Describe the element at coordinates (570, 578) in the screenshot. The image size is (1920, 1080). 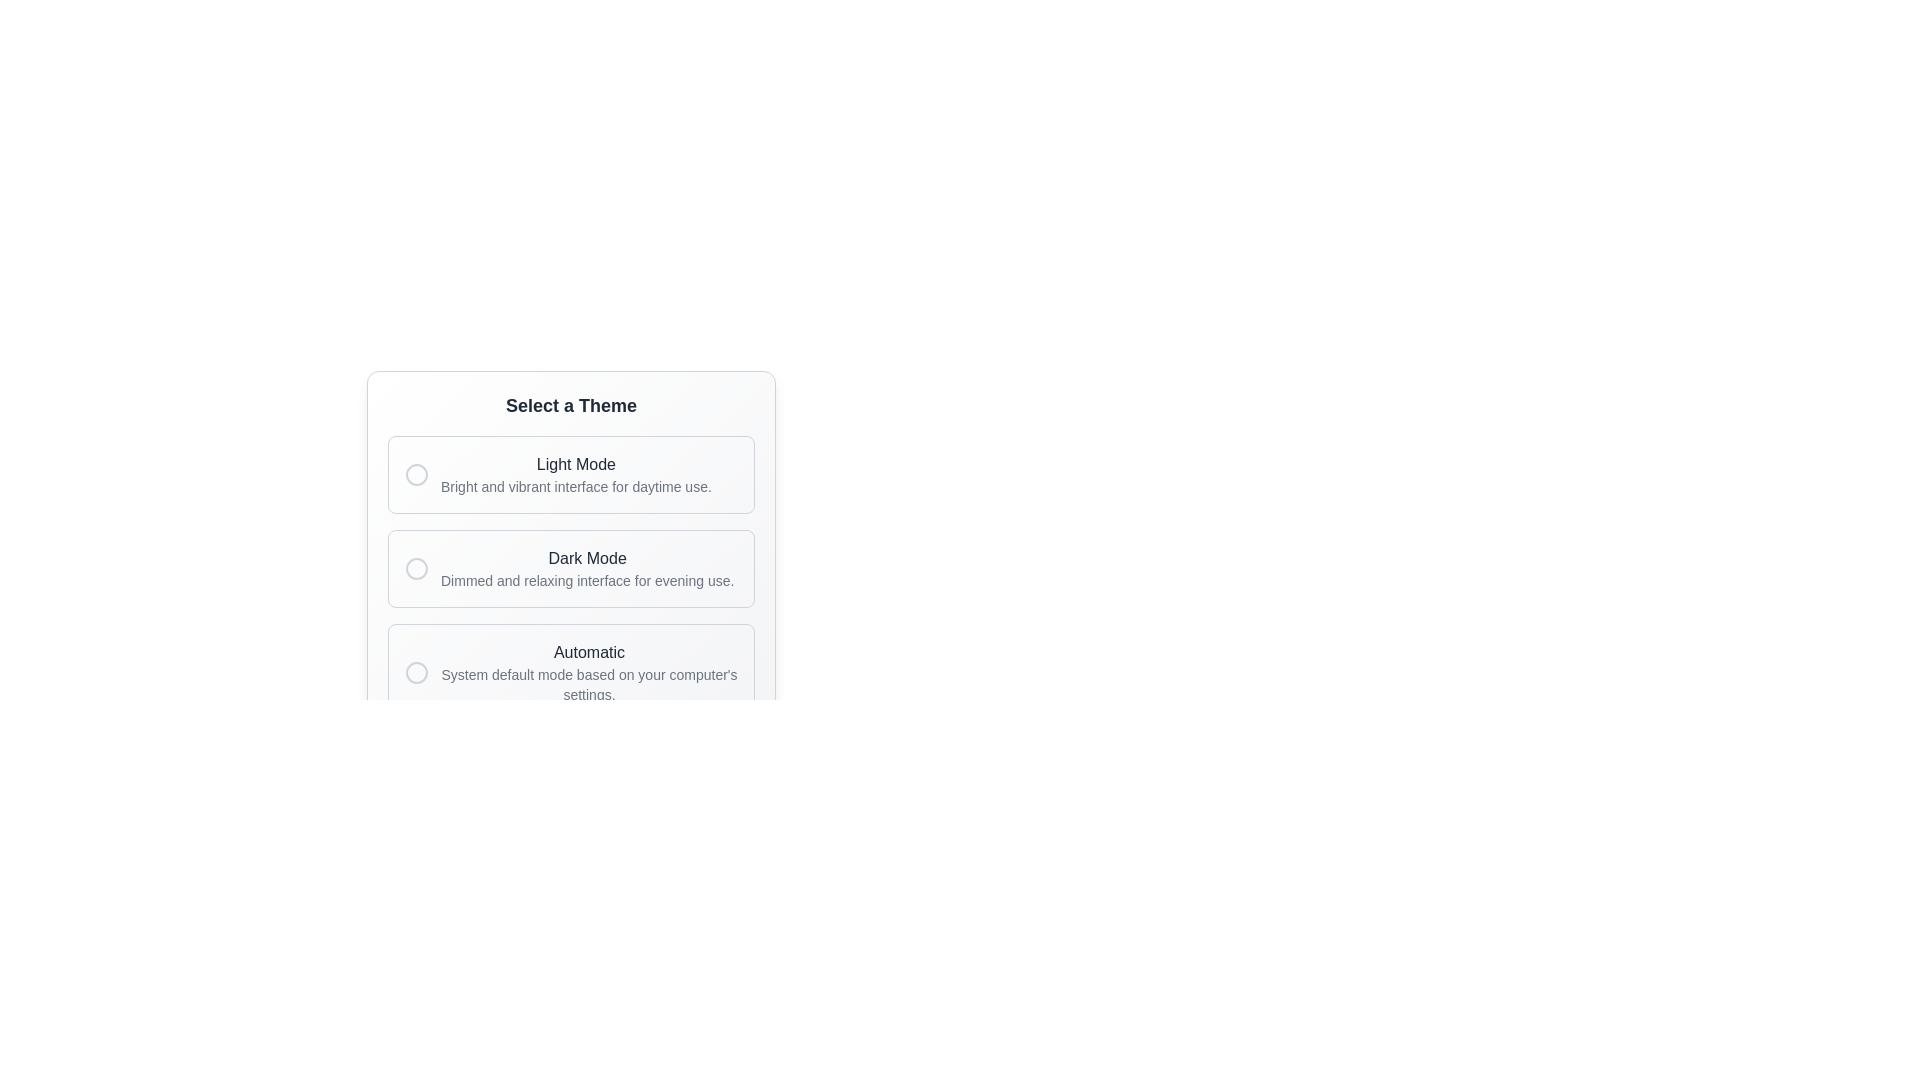
I see `the Selectable Option Group within the modal that allows users` at that location.